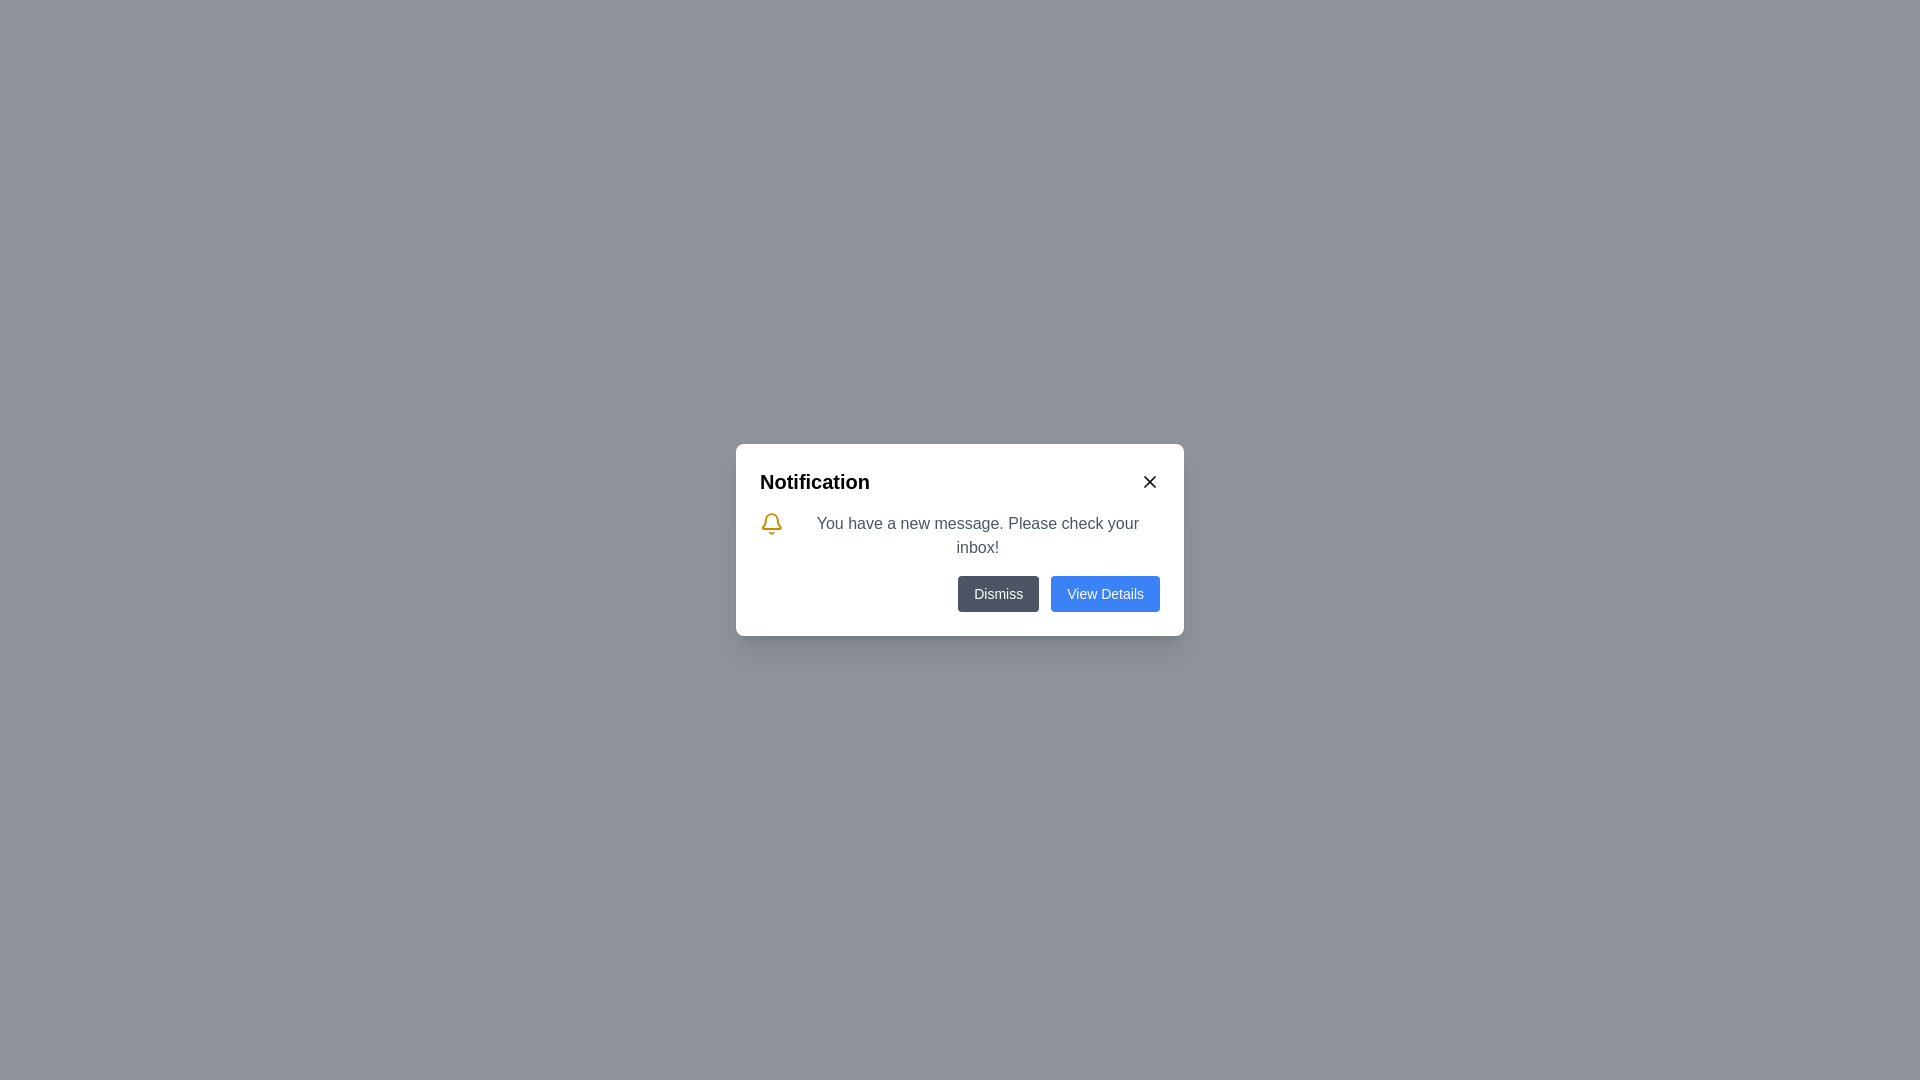 The image size is (1920, 1080). What do you see at coordinates (770, 520) in the screenshot?
I see `the yellow bell-shaped icon with a hollow outline located in the notification panel, near the title labeled 'Notification'` at bounding box center [770, 520].